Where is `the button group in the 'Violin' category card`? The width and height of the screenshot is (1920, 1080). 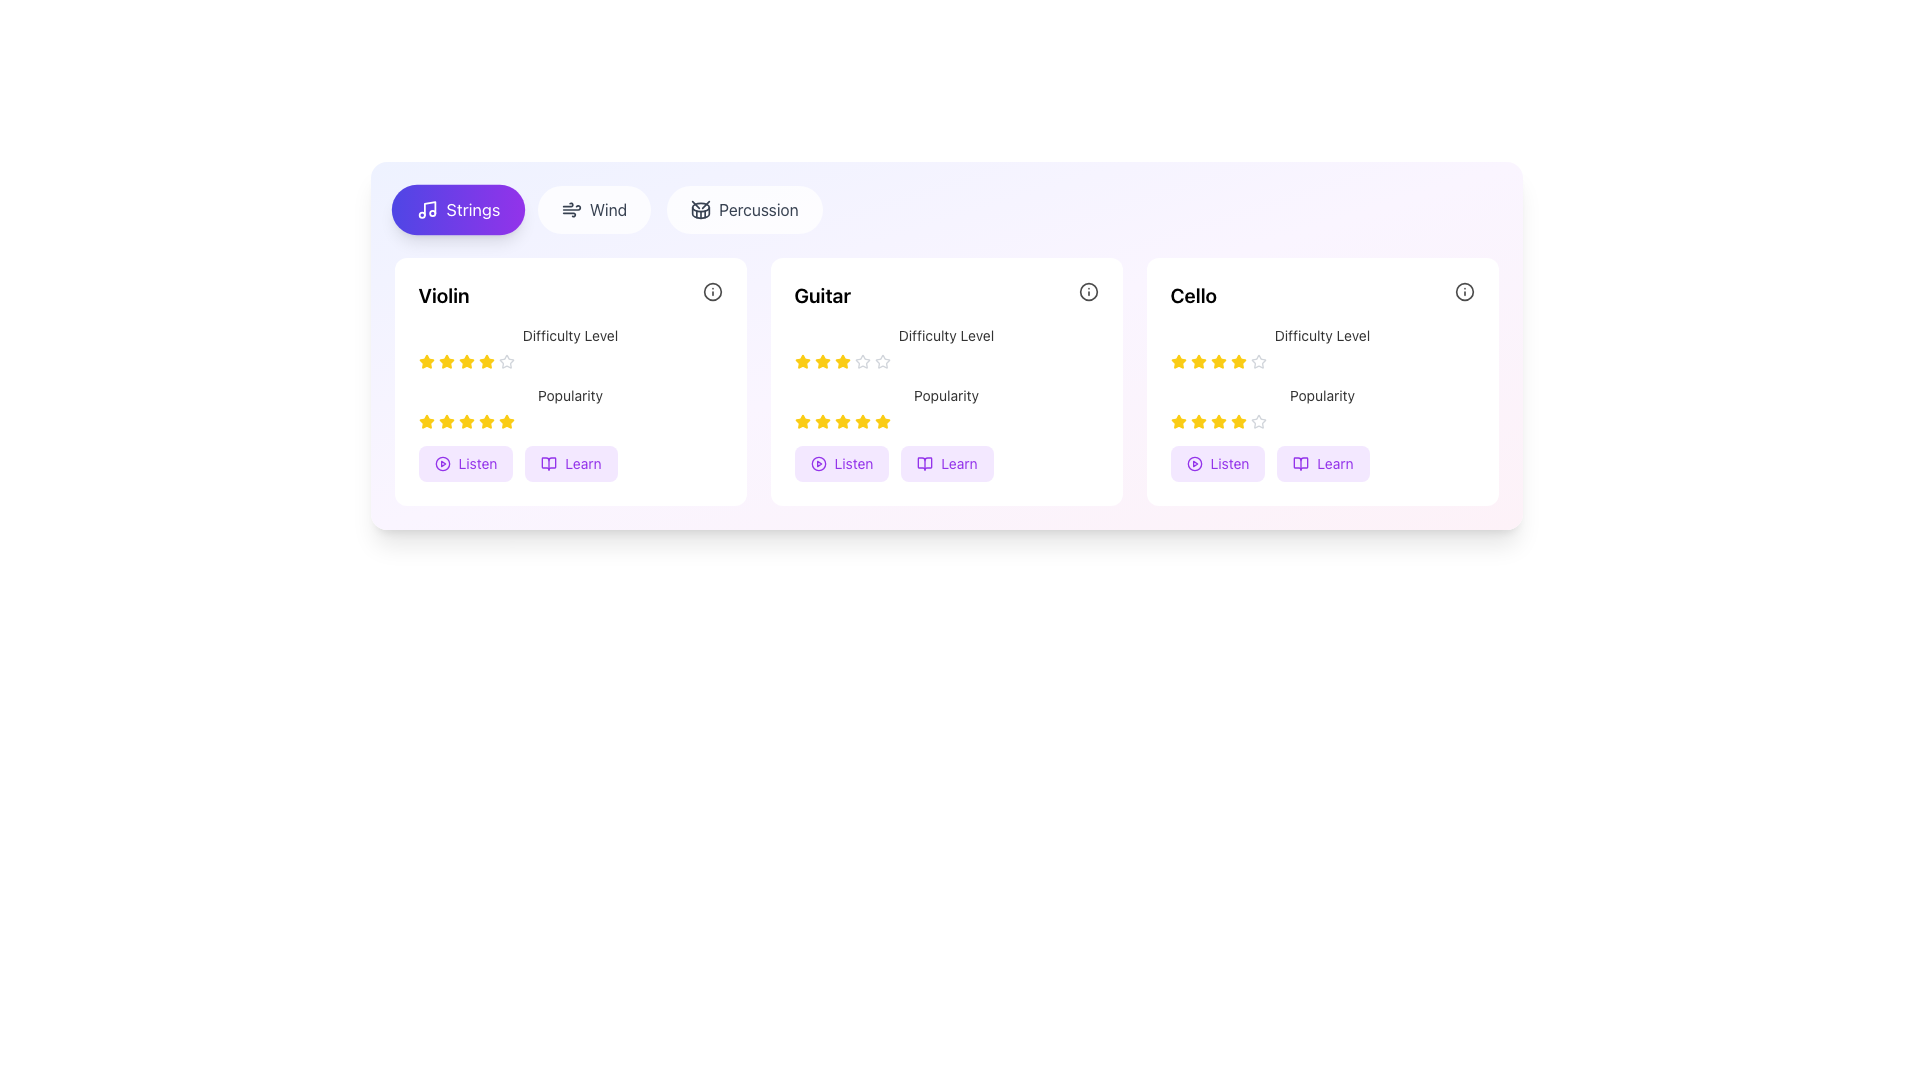 the button group in the 'Violin' category card is located at coordinates (569, 463).